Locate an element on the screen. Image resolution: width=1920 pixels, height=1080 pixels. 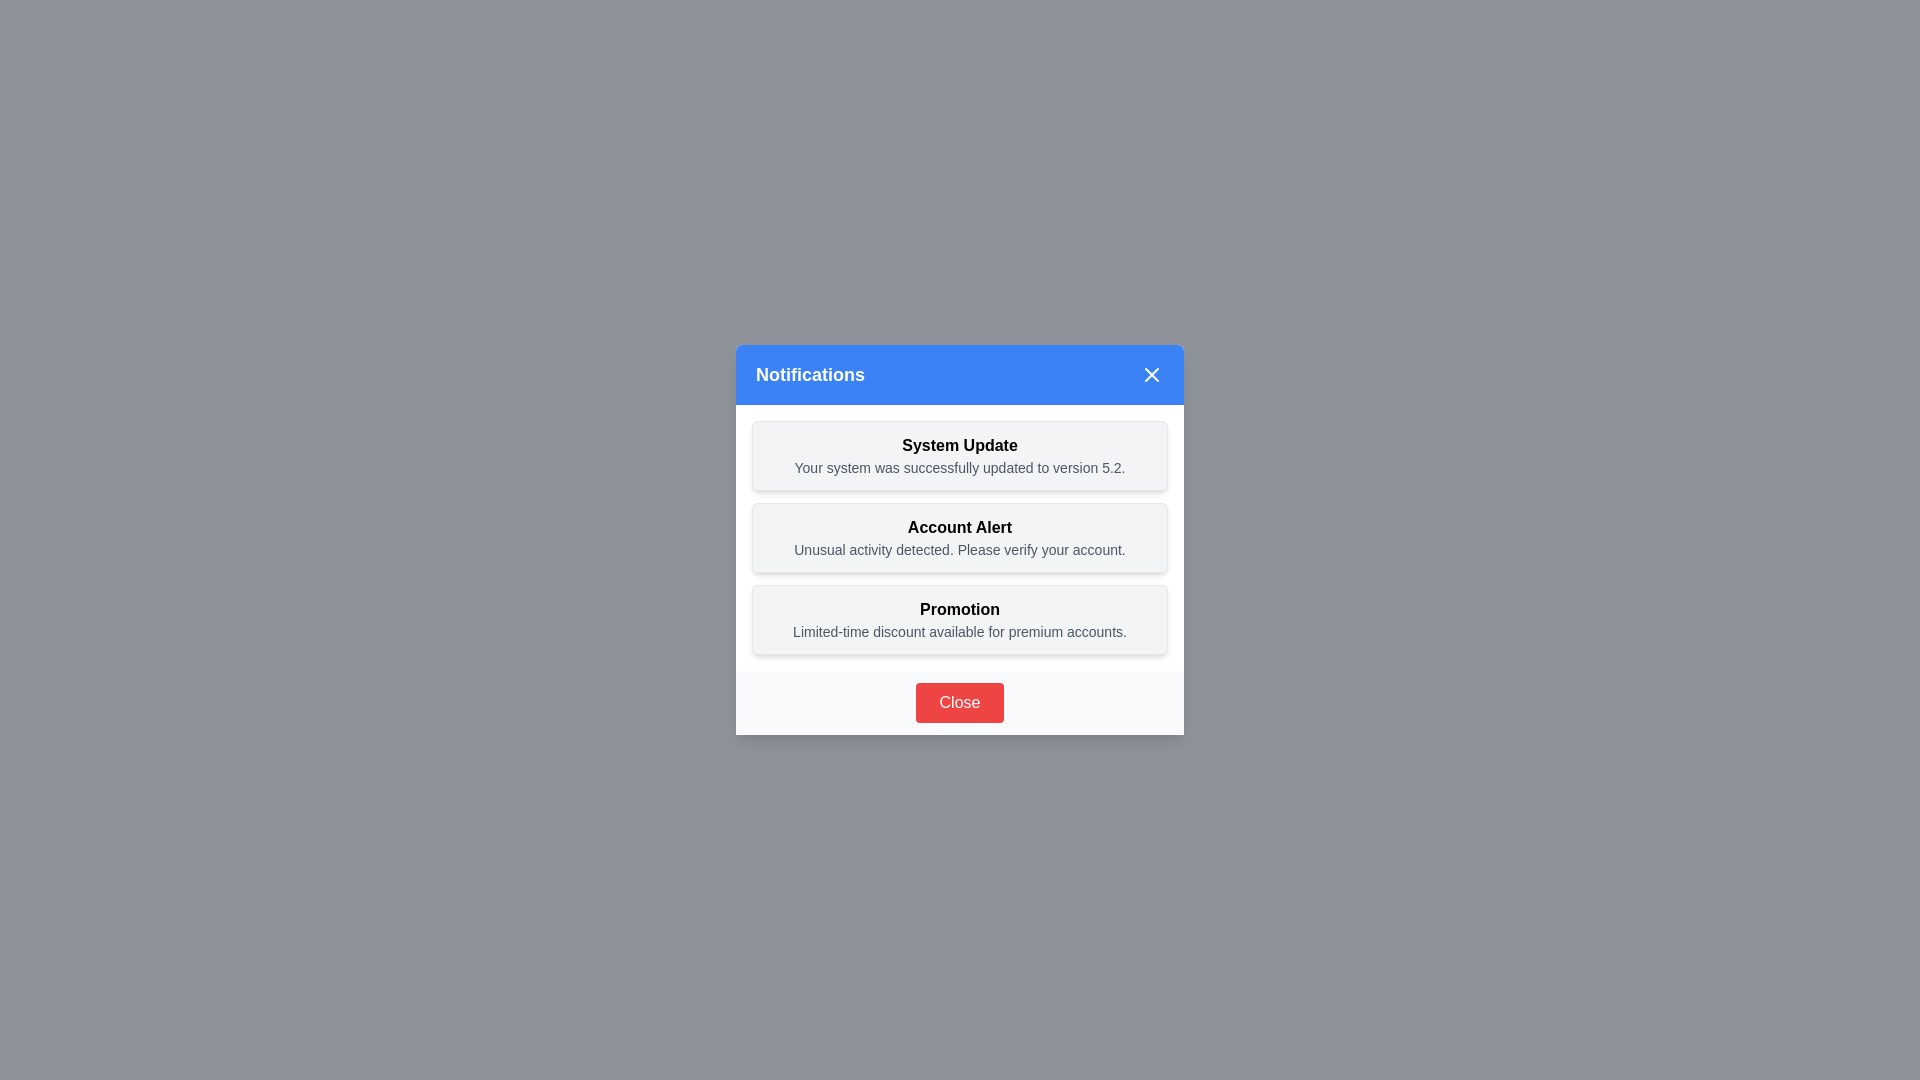
the close button located at the top-right corner of the notification modal's header bar is located at coordinates (1152, 374).